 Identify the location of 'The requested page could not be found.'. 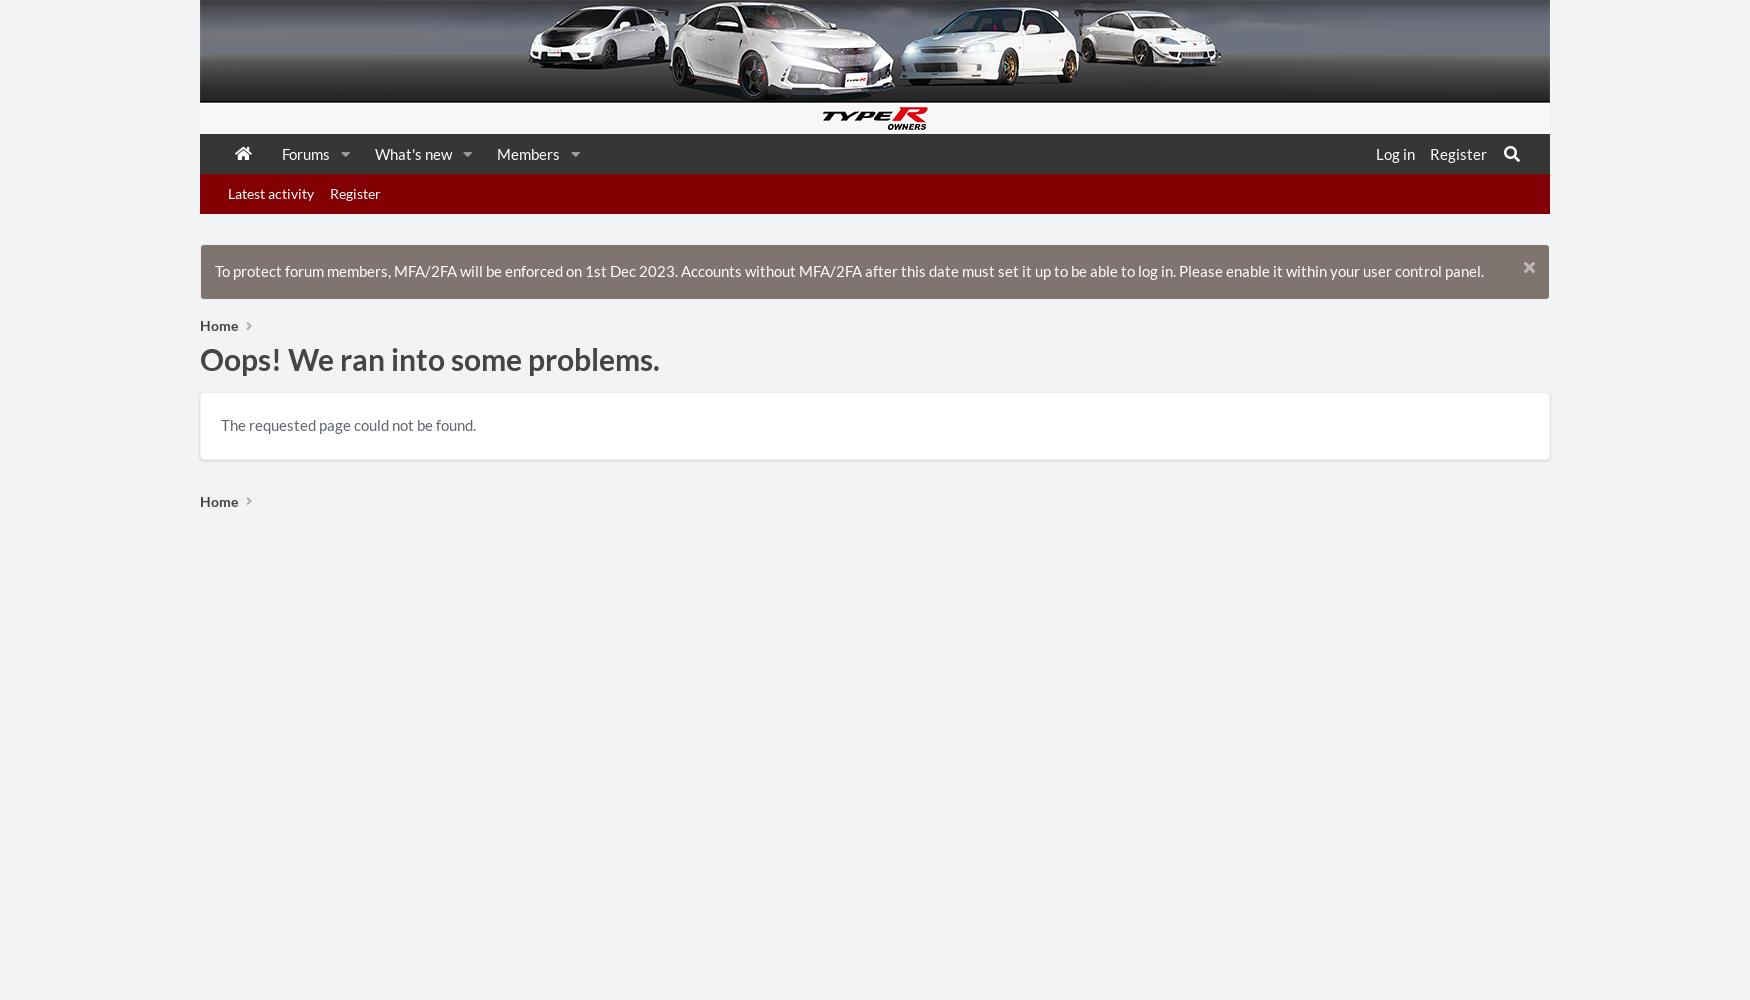
(348, 425).